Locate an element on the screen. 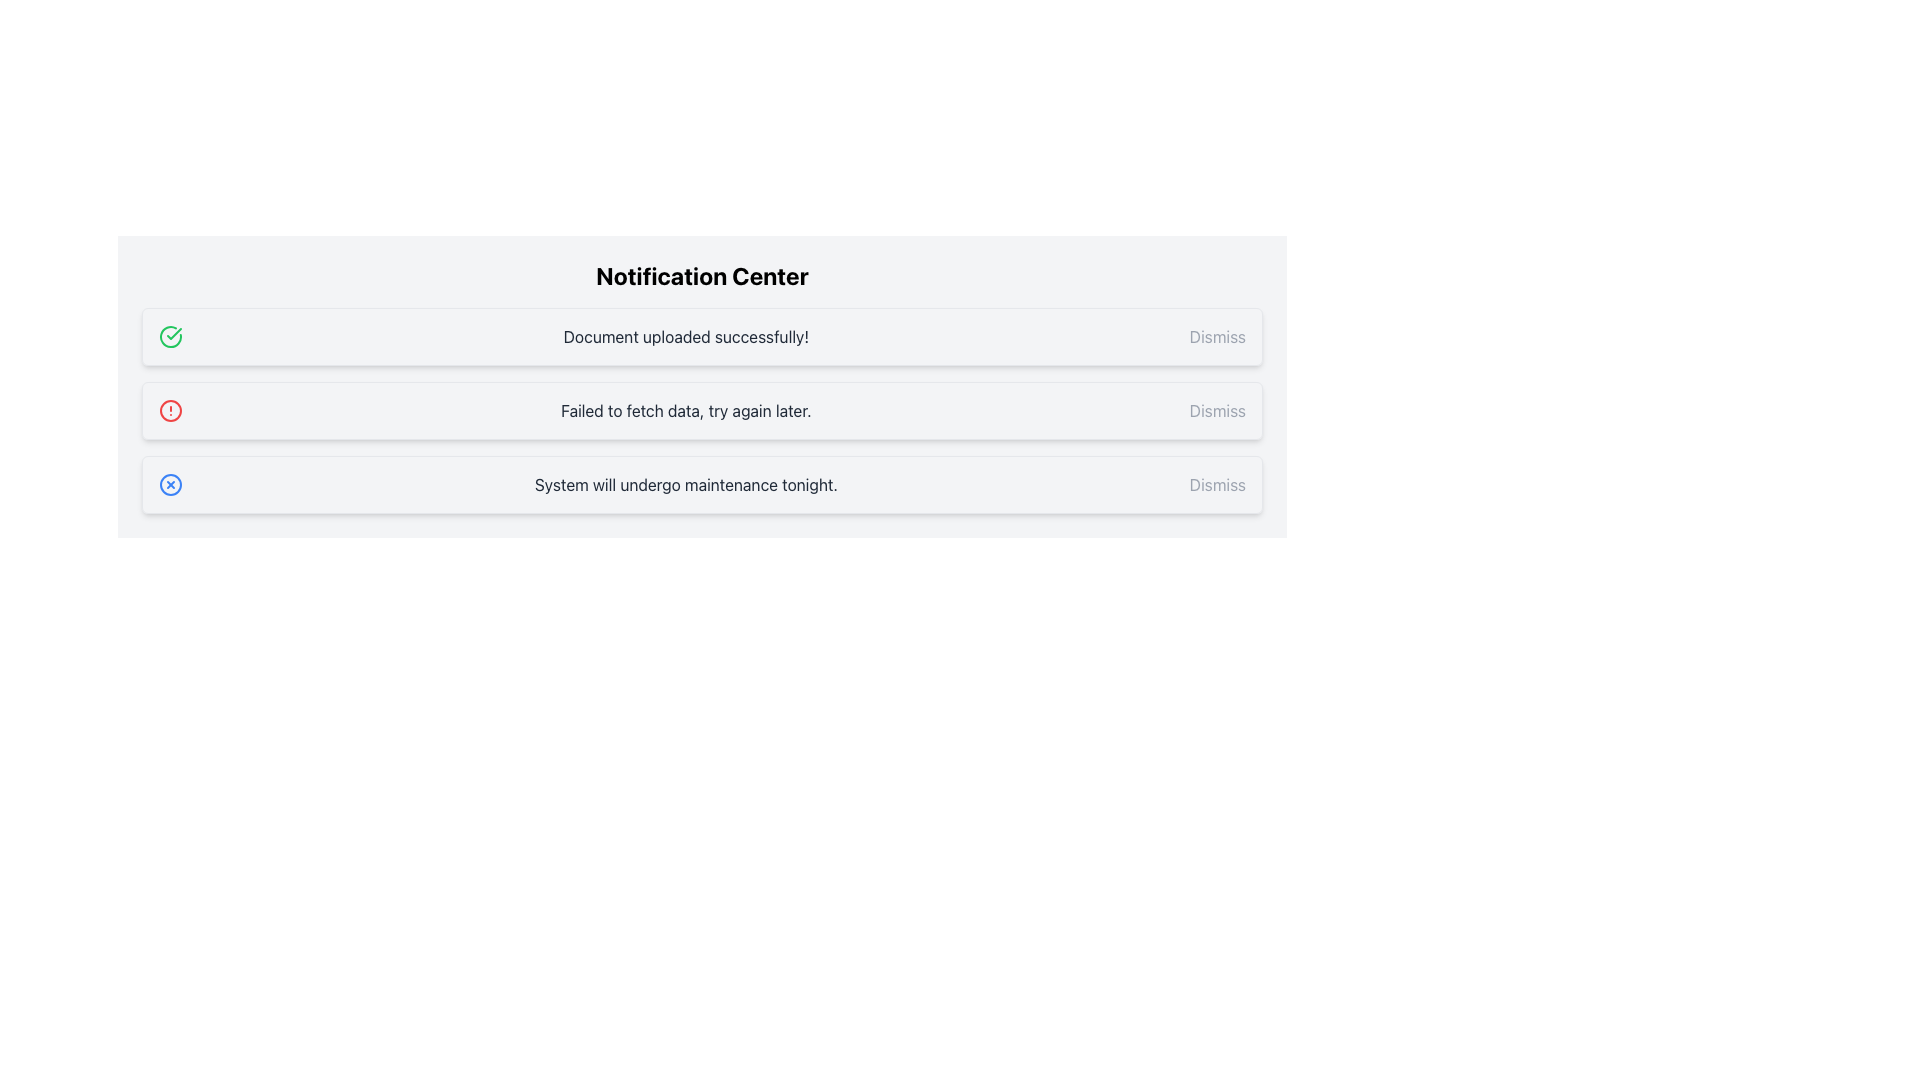 Image resolution: width=1920 pixels, height=1080 pixels. the notification box that indicates a successful document upload, which includes a dismiss button is located at coordinates (702, 335).